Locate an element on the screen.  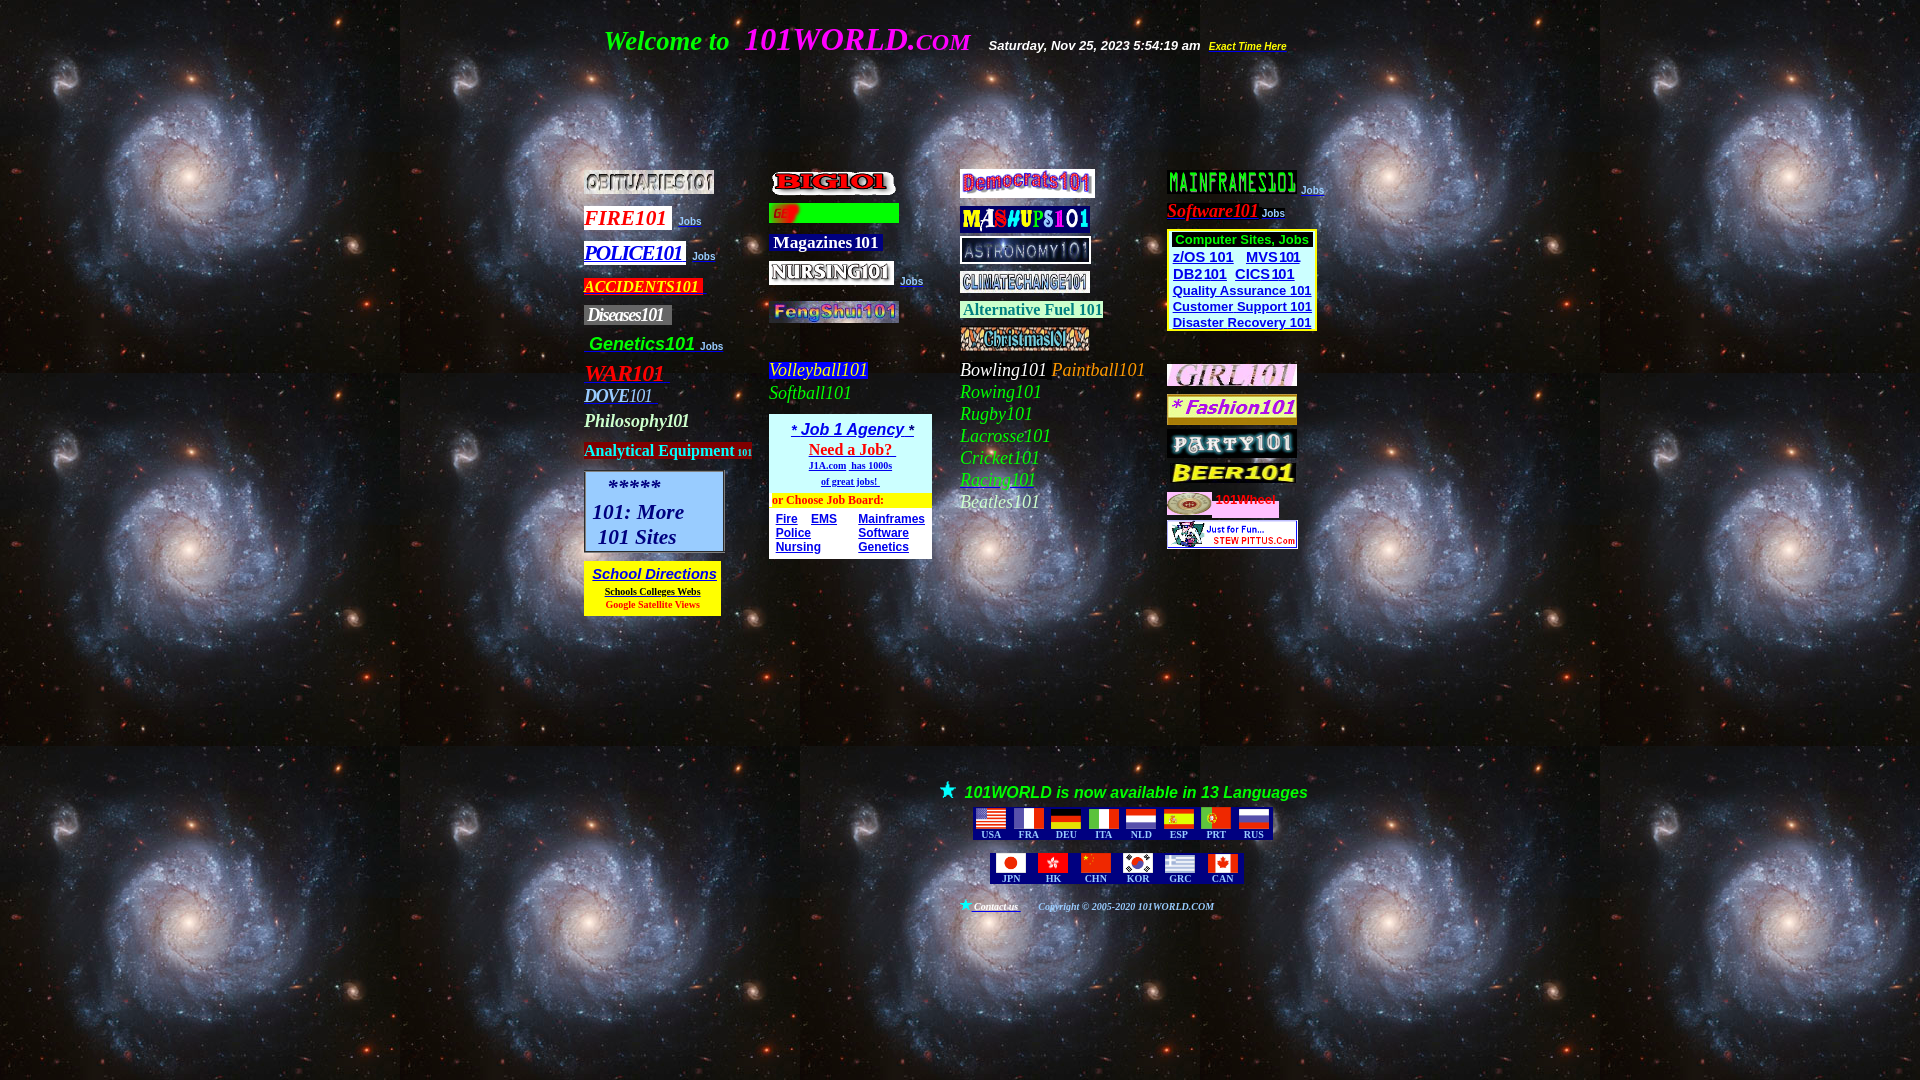
'Alternative Fuel 101' is located at coordinates (963, 309).